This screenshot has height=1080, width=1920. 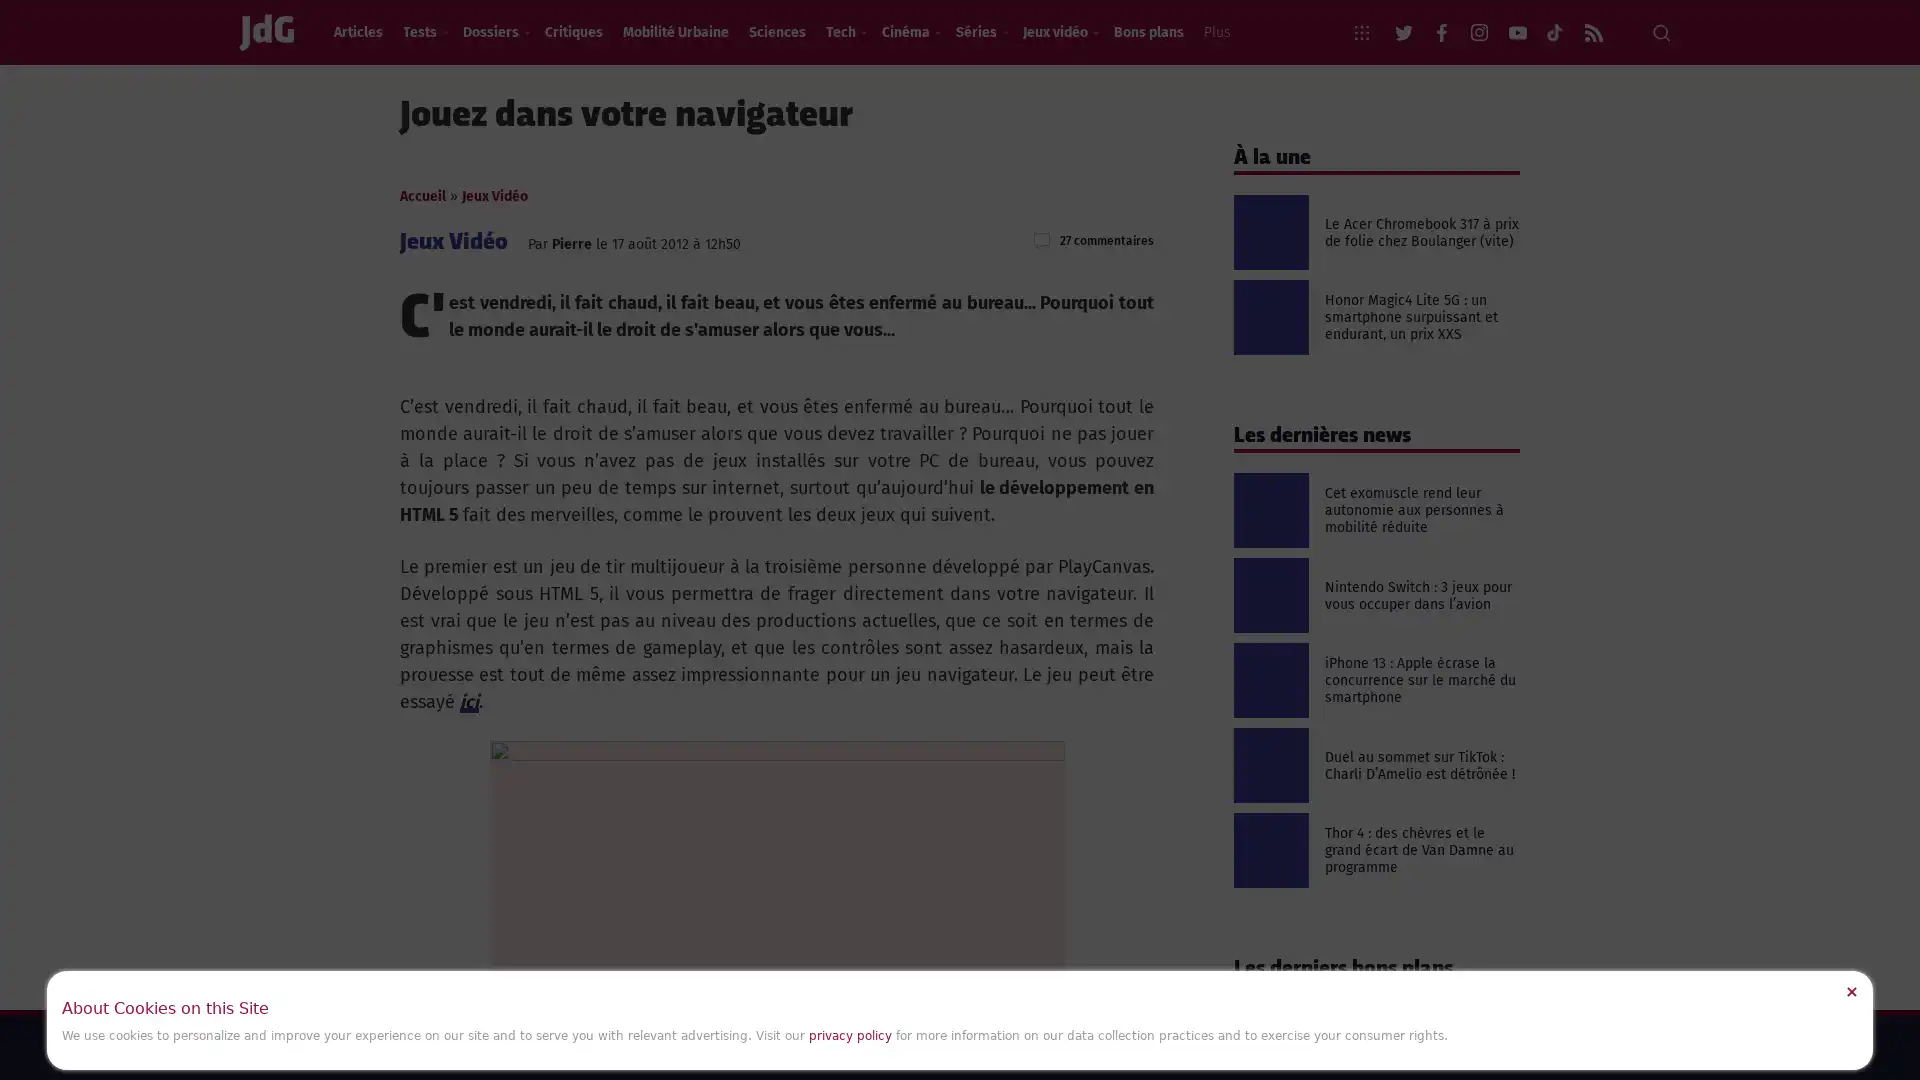 I want to click on flickr, so click(x=1554, y=31).